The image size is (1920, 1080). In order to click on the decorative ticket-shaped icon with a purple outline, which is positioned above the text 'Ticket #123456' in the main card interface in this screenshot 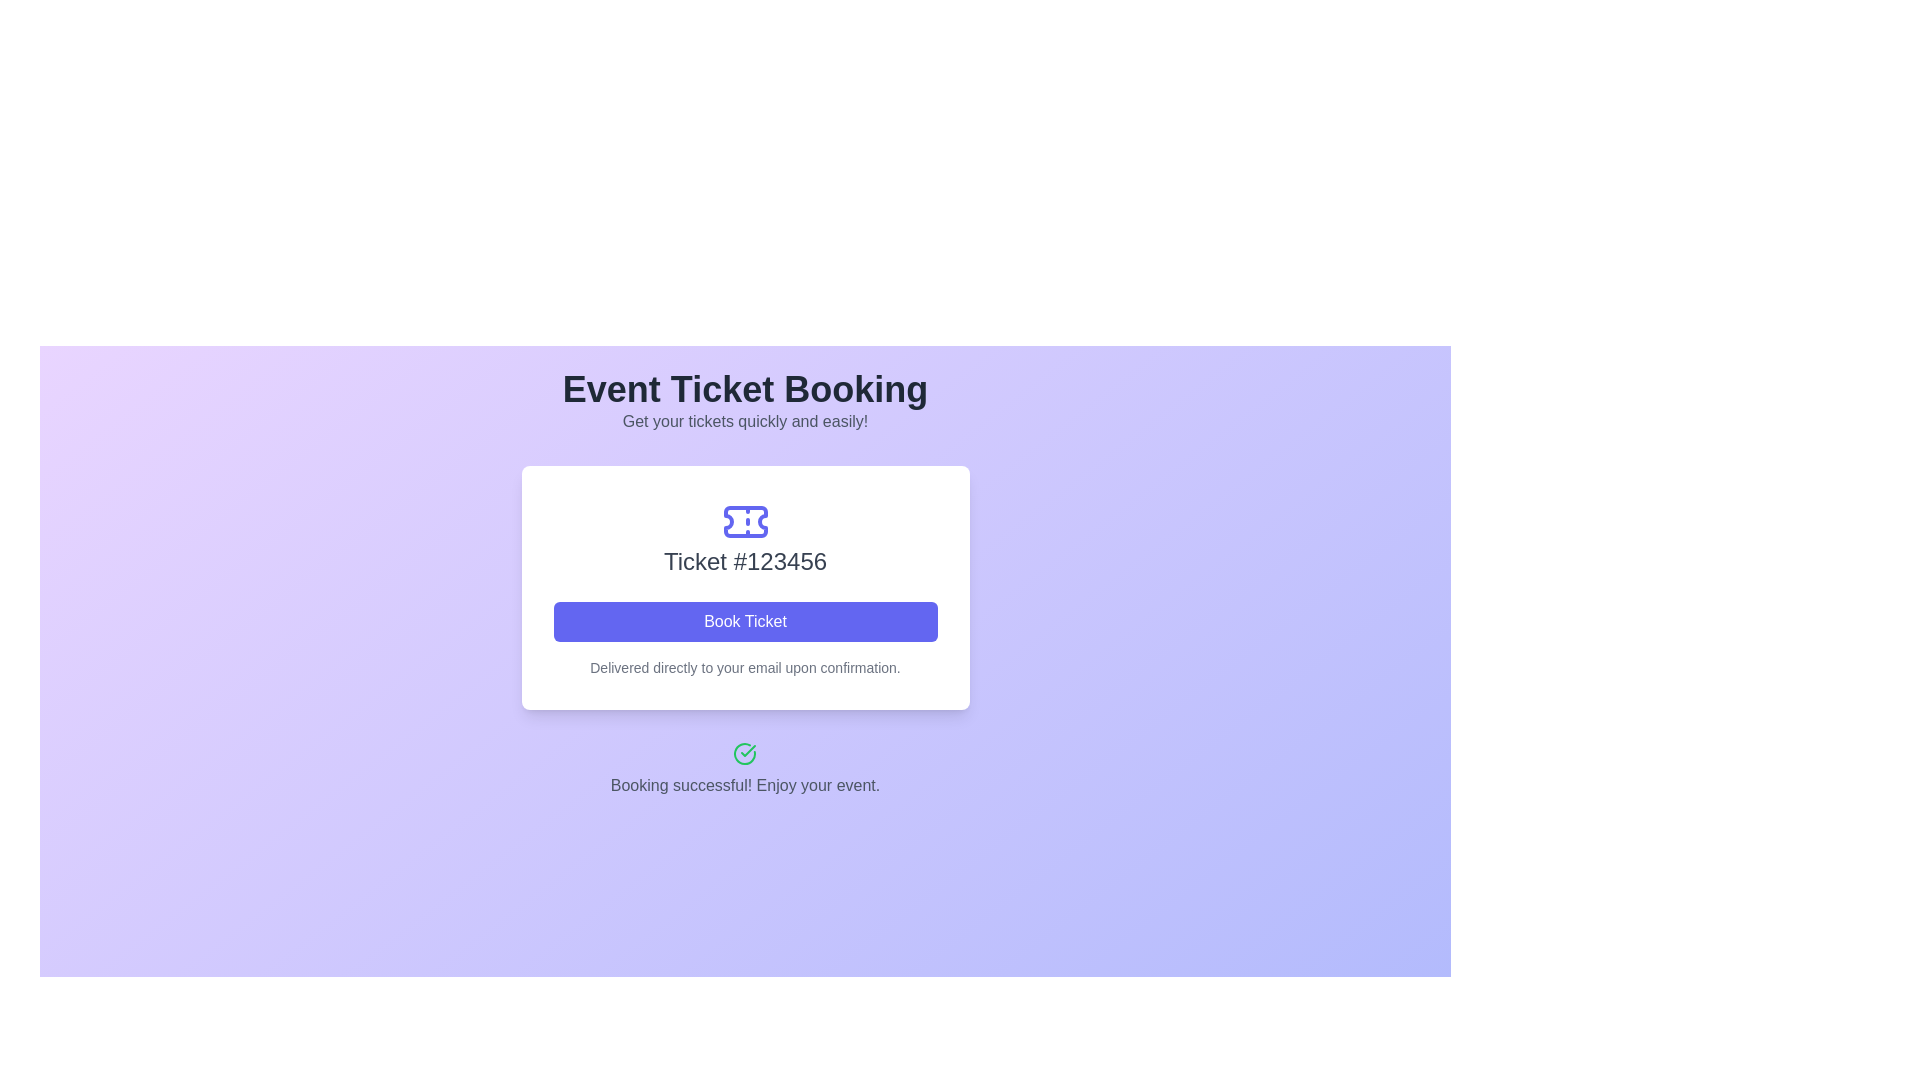, I will do `click(744, 520)`.